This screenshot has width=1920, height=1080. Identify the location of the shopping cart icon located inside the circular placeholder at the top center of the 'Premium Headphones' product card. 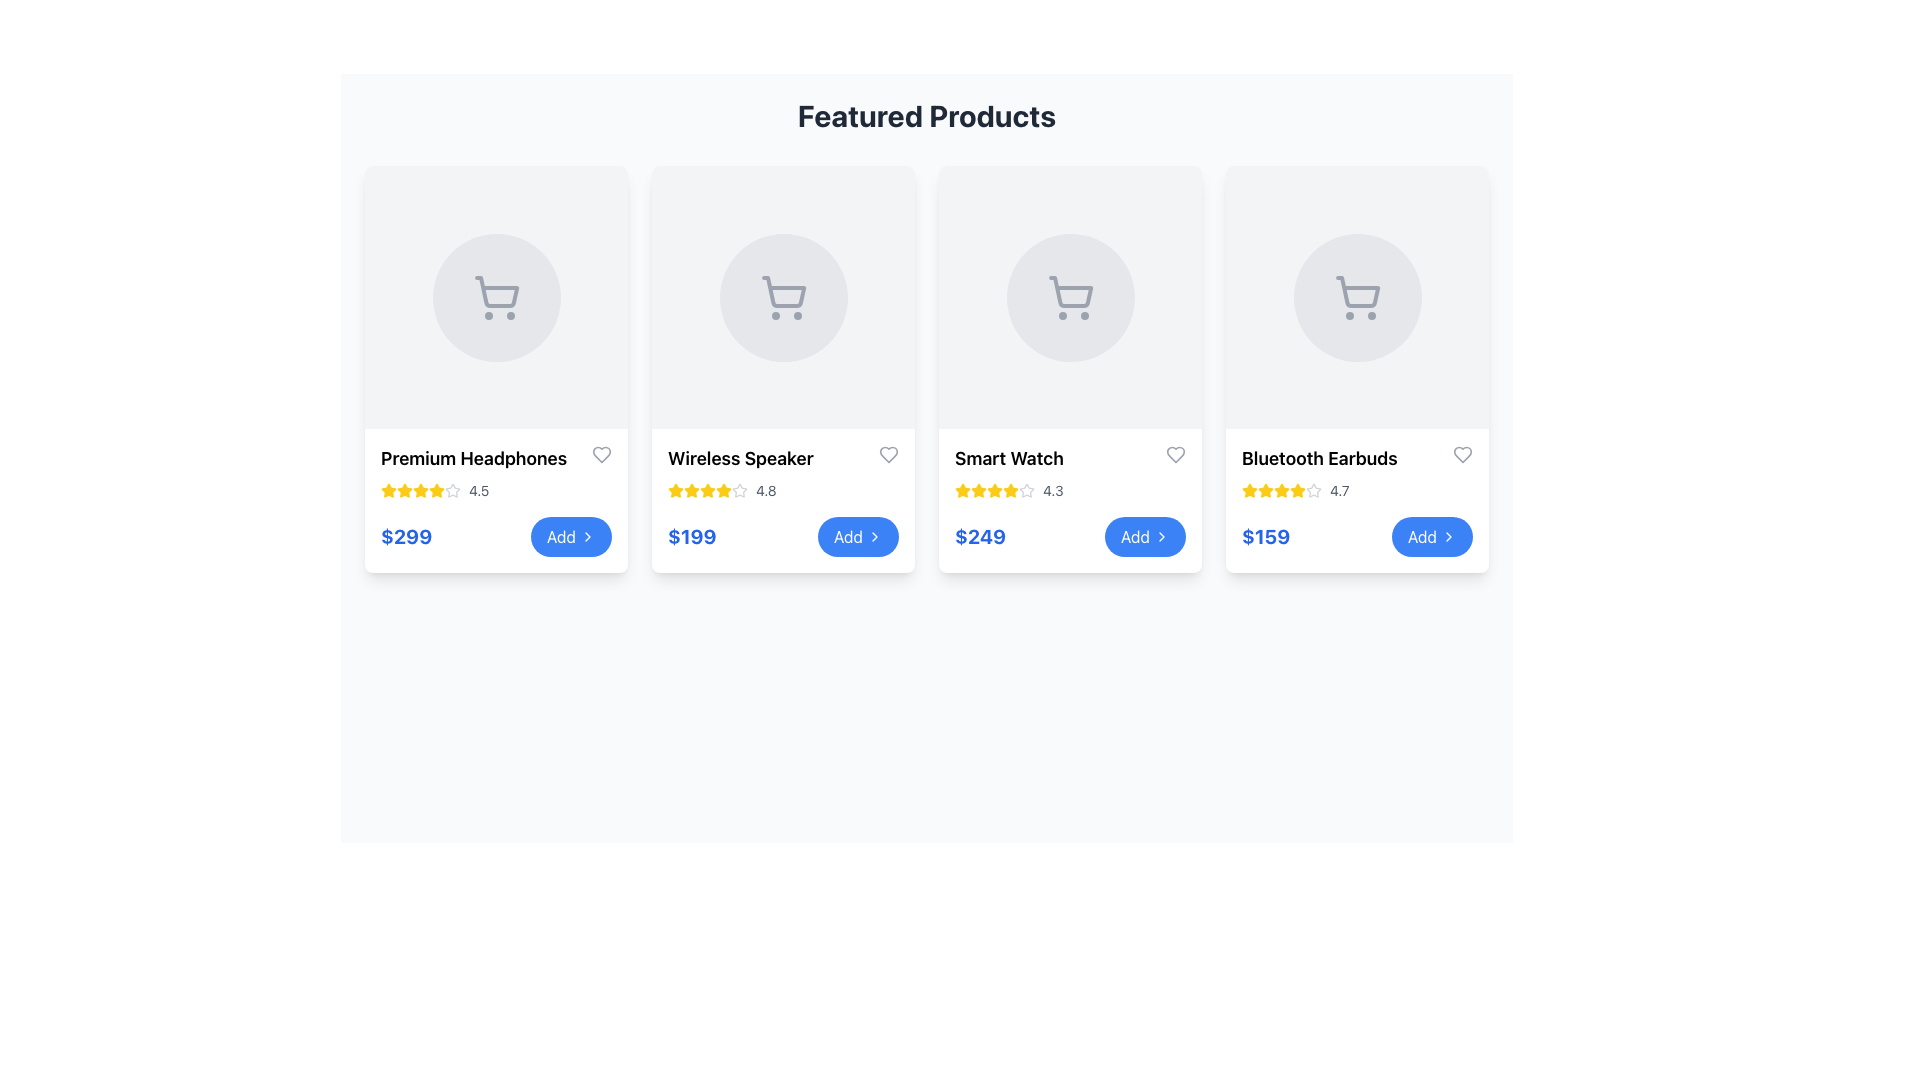
(496, 291).